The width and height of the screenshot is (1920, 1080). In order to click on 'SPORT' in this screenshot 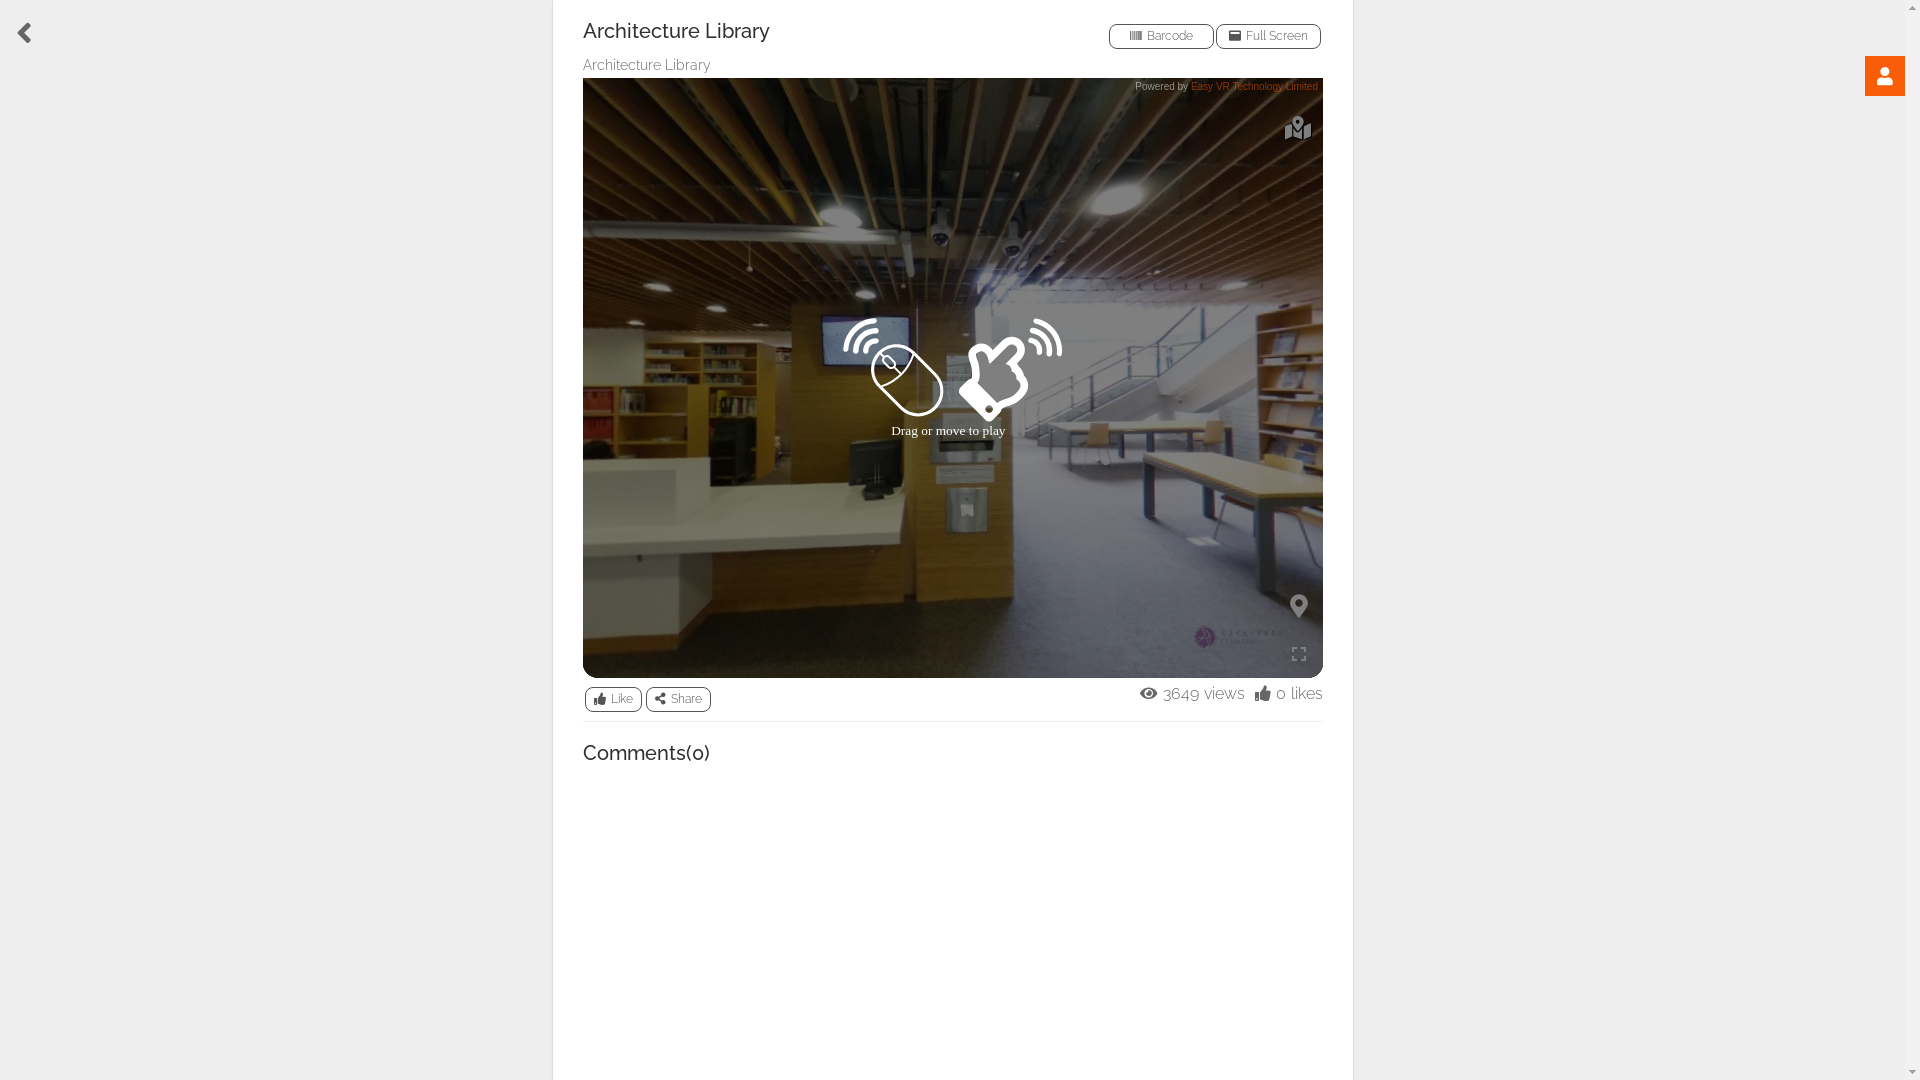, I will do `click(47, 323)`.